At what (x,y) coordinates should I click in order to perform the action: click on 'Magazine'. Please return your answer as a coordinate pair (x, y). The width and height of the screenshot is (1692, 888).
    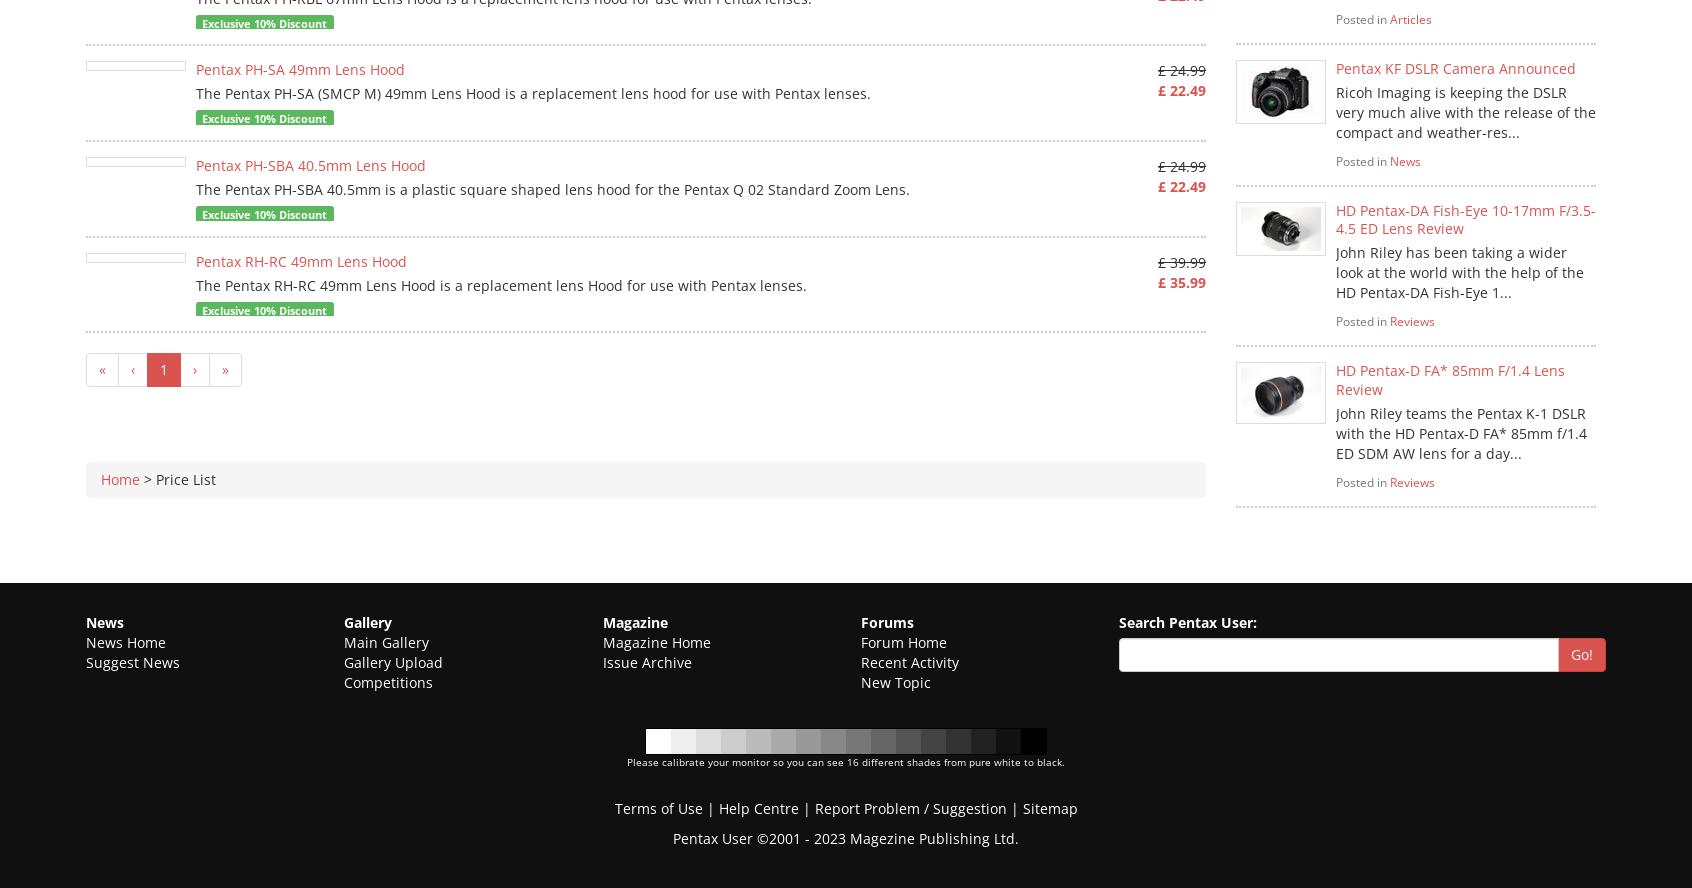
    Looking at the image, I should click on (633, 620).